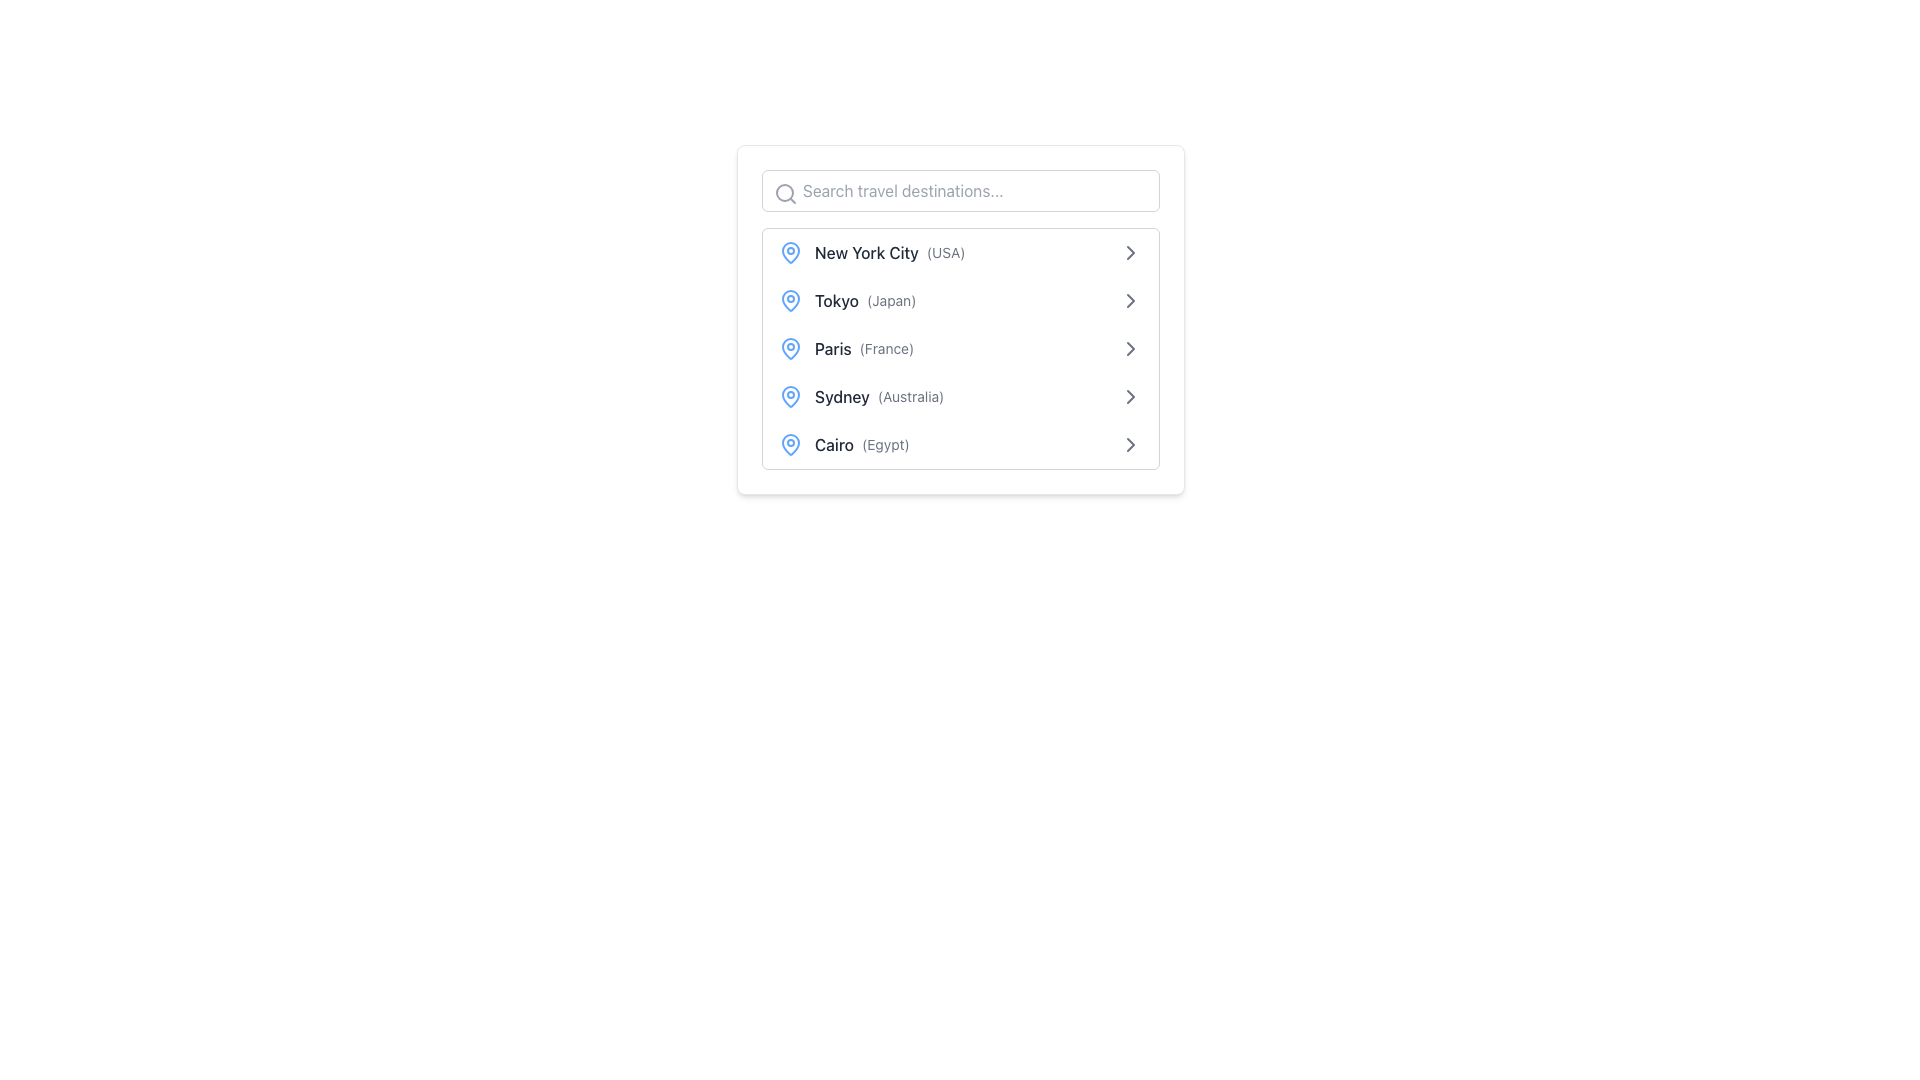  Describe the element at coordinates (1131, 443) in the screenshot. I see `the right-facing chevron arrow located at the right end of the 'Cairo (Egypt)' entry in the vertical list of items` at that location.